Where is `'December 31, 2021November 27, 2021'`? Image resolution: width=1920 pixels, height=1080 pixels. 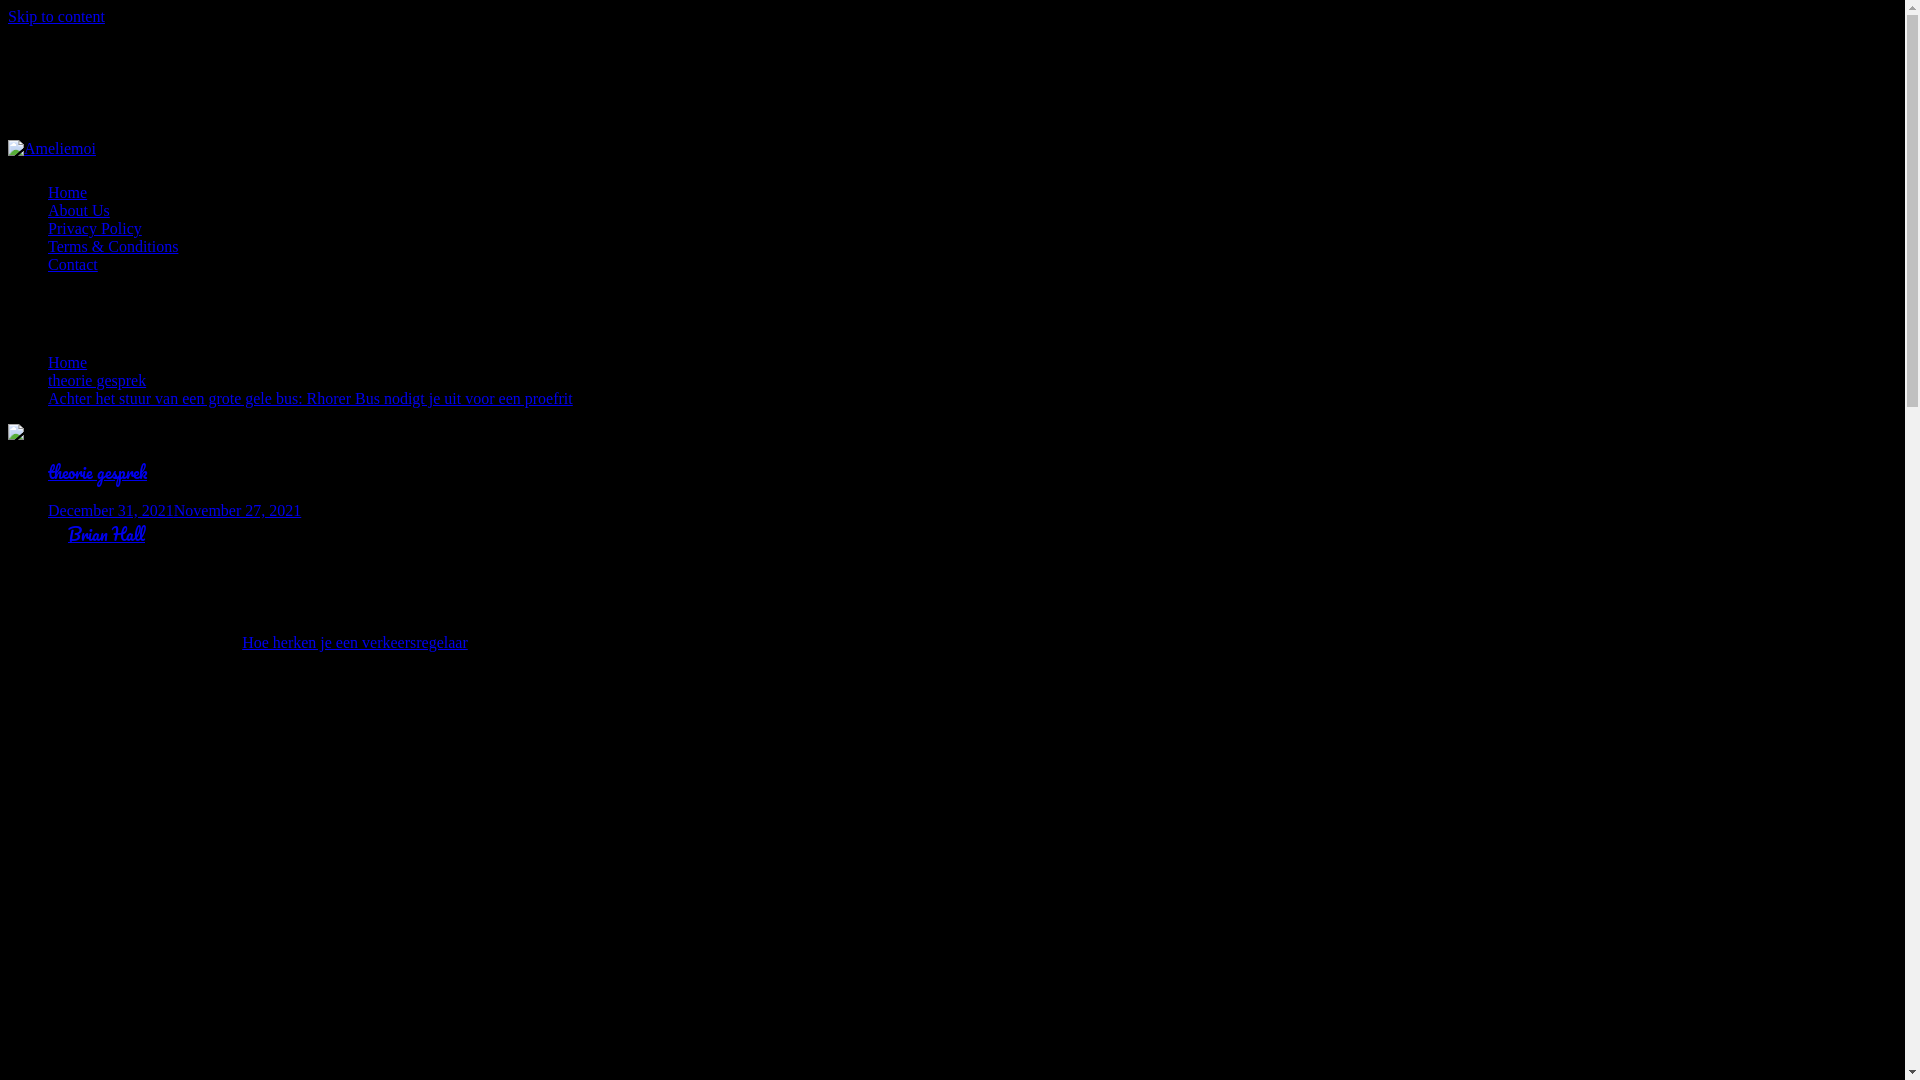 'December 31, 2021November 27, 2021' is located at coordinates (174, 509).